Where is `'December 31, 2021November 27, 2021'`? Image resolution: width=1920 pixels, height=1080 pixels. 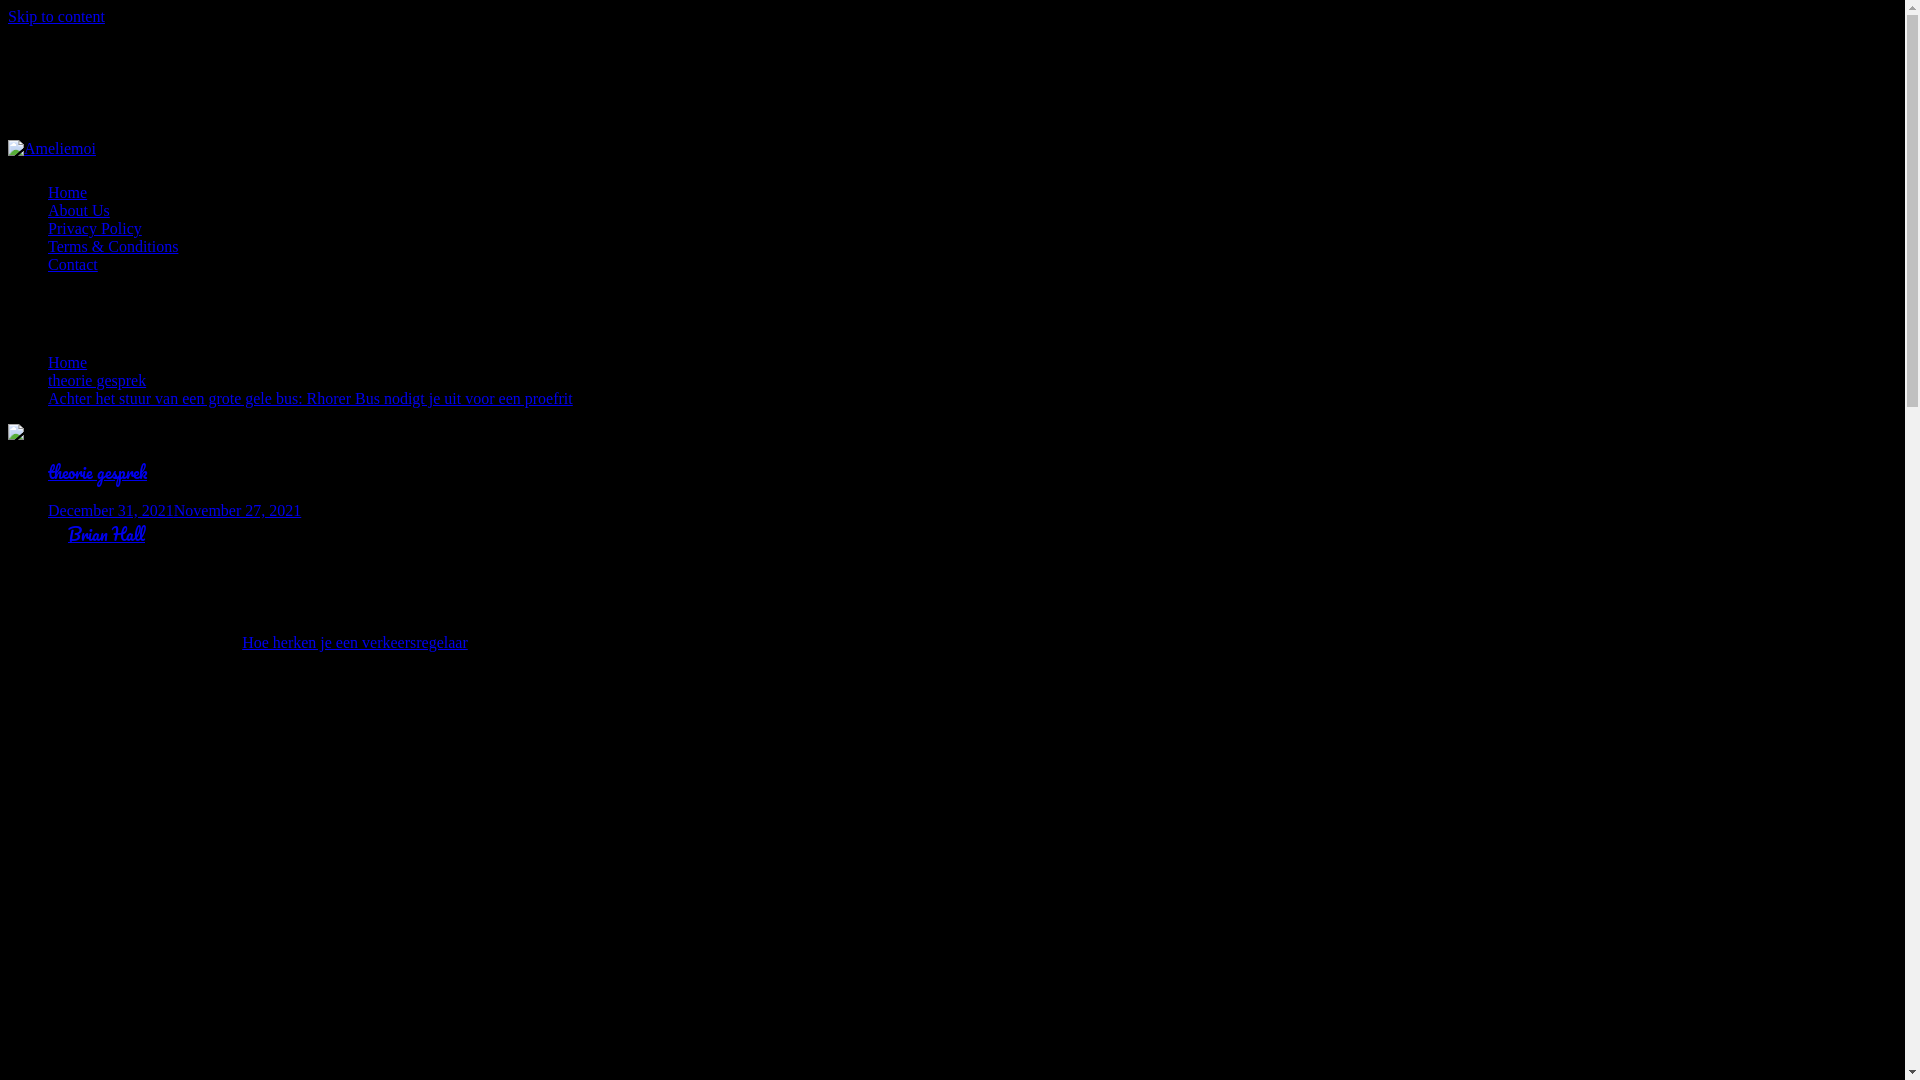 'December 31, 2021November 27, 2021' is located at coordinates (174, 509).